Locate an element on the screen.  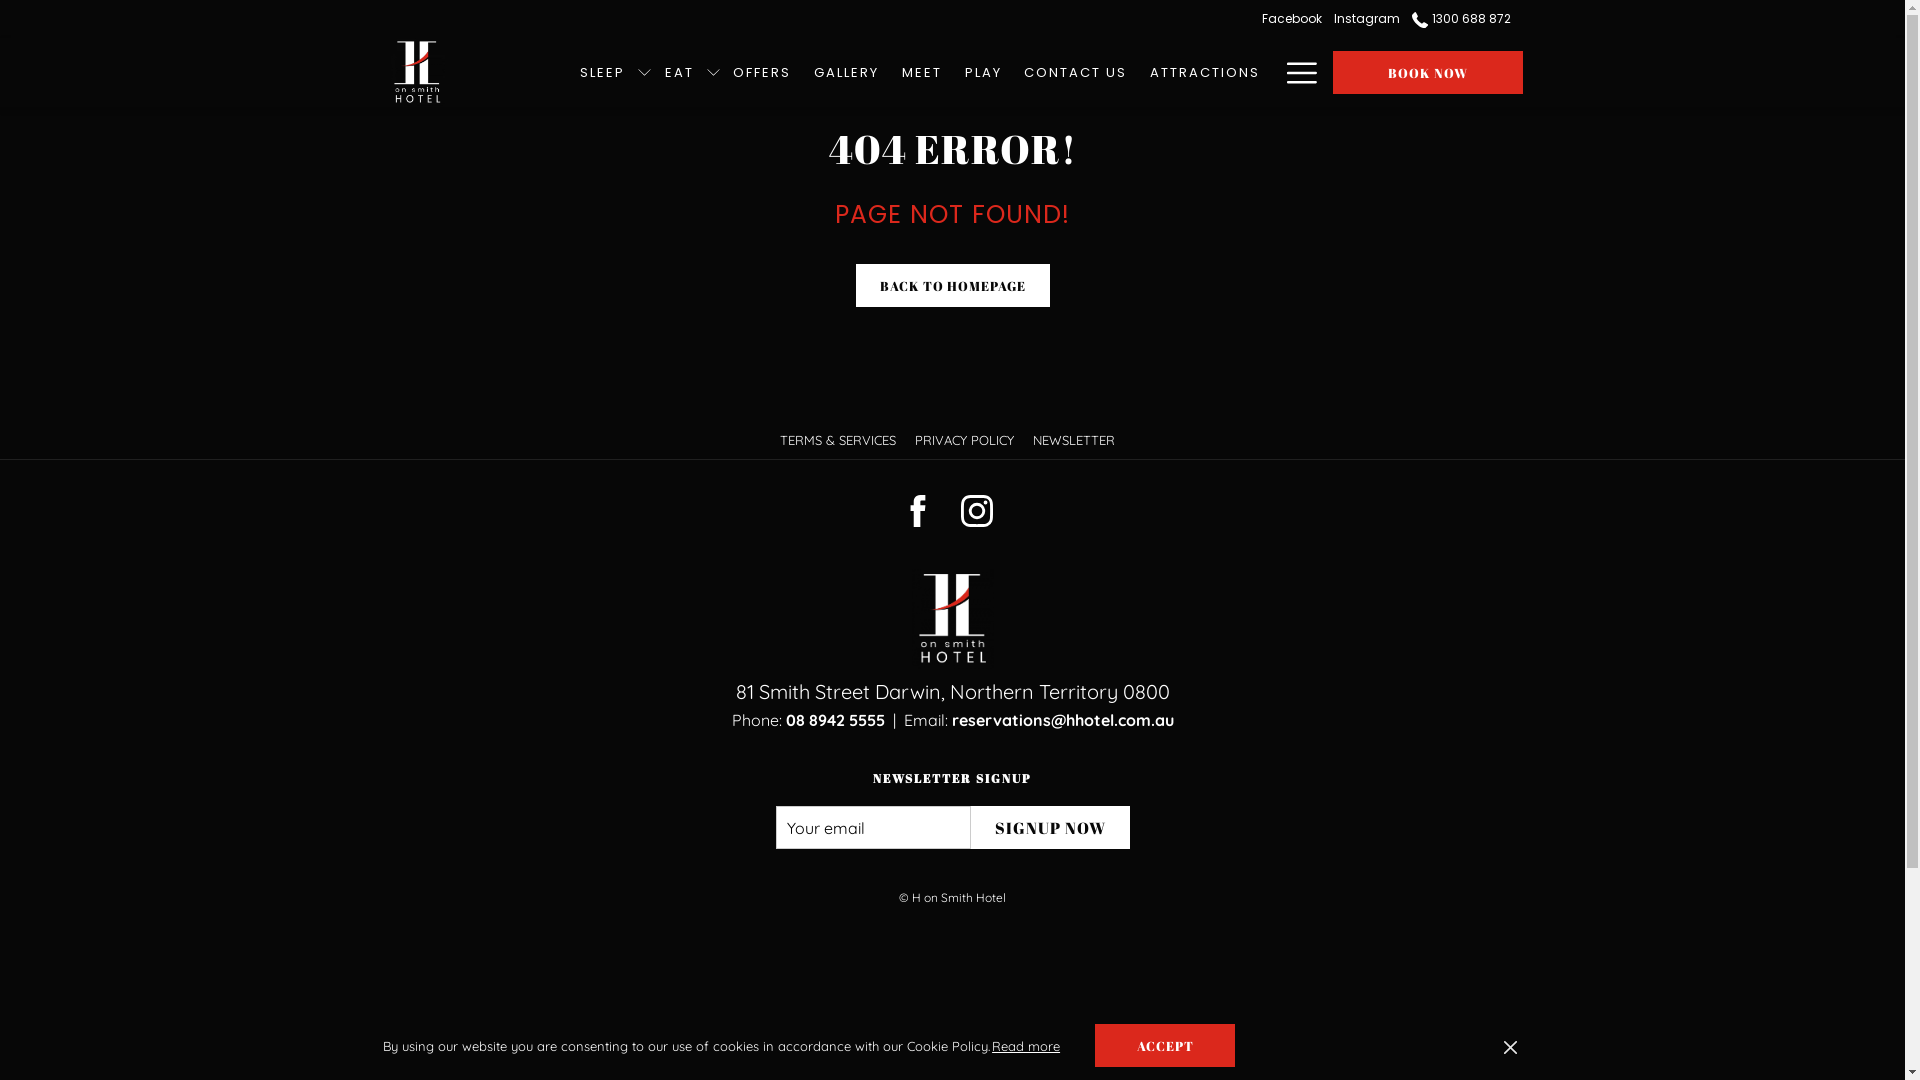
'BACK TO HOMEPAGE' is located at coordinates (855, 285).